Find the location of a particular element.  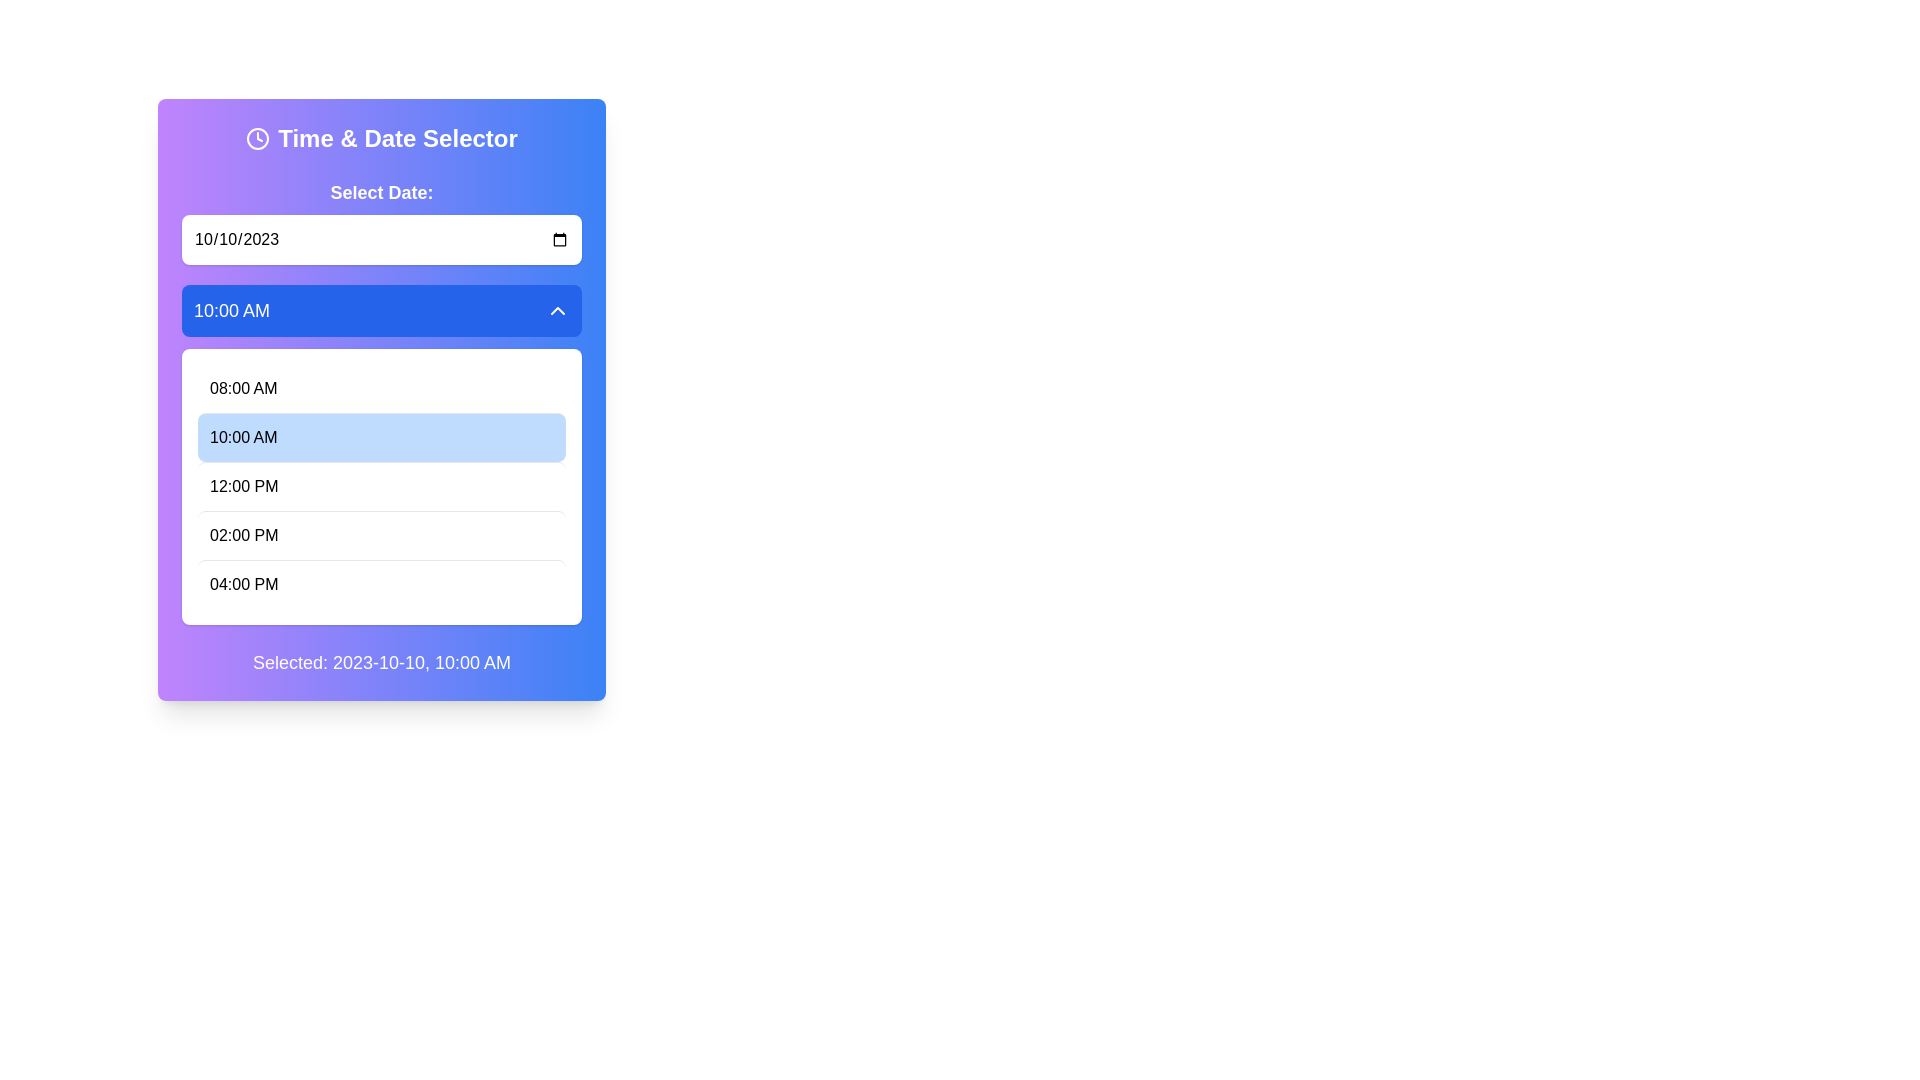

the selectable time slot labeled '02:00 PM' in the dropdown menu is located at coordinates (382, 534).